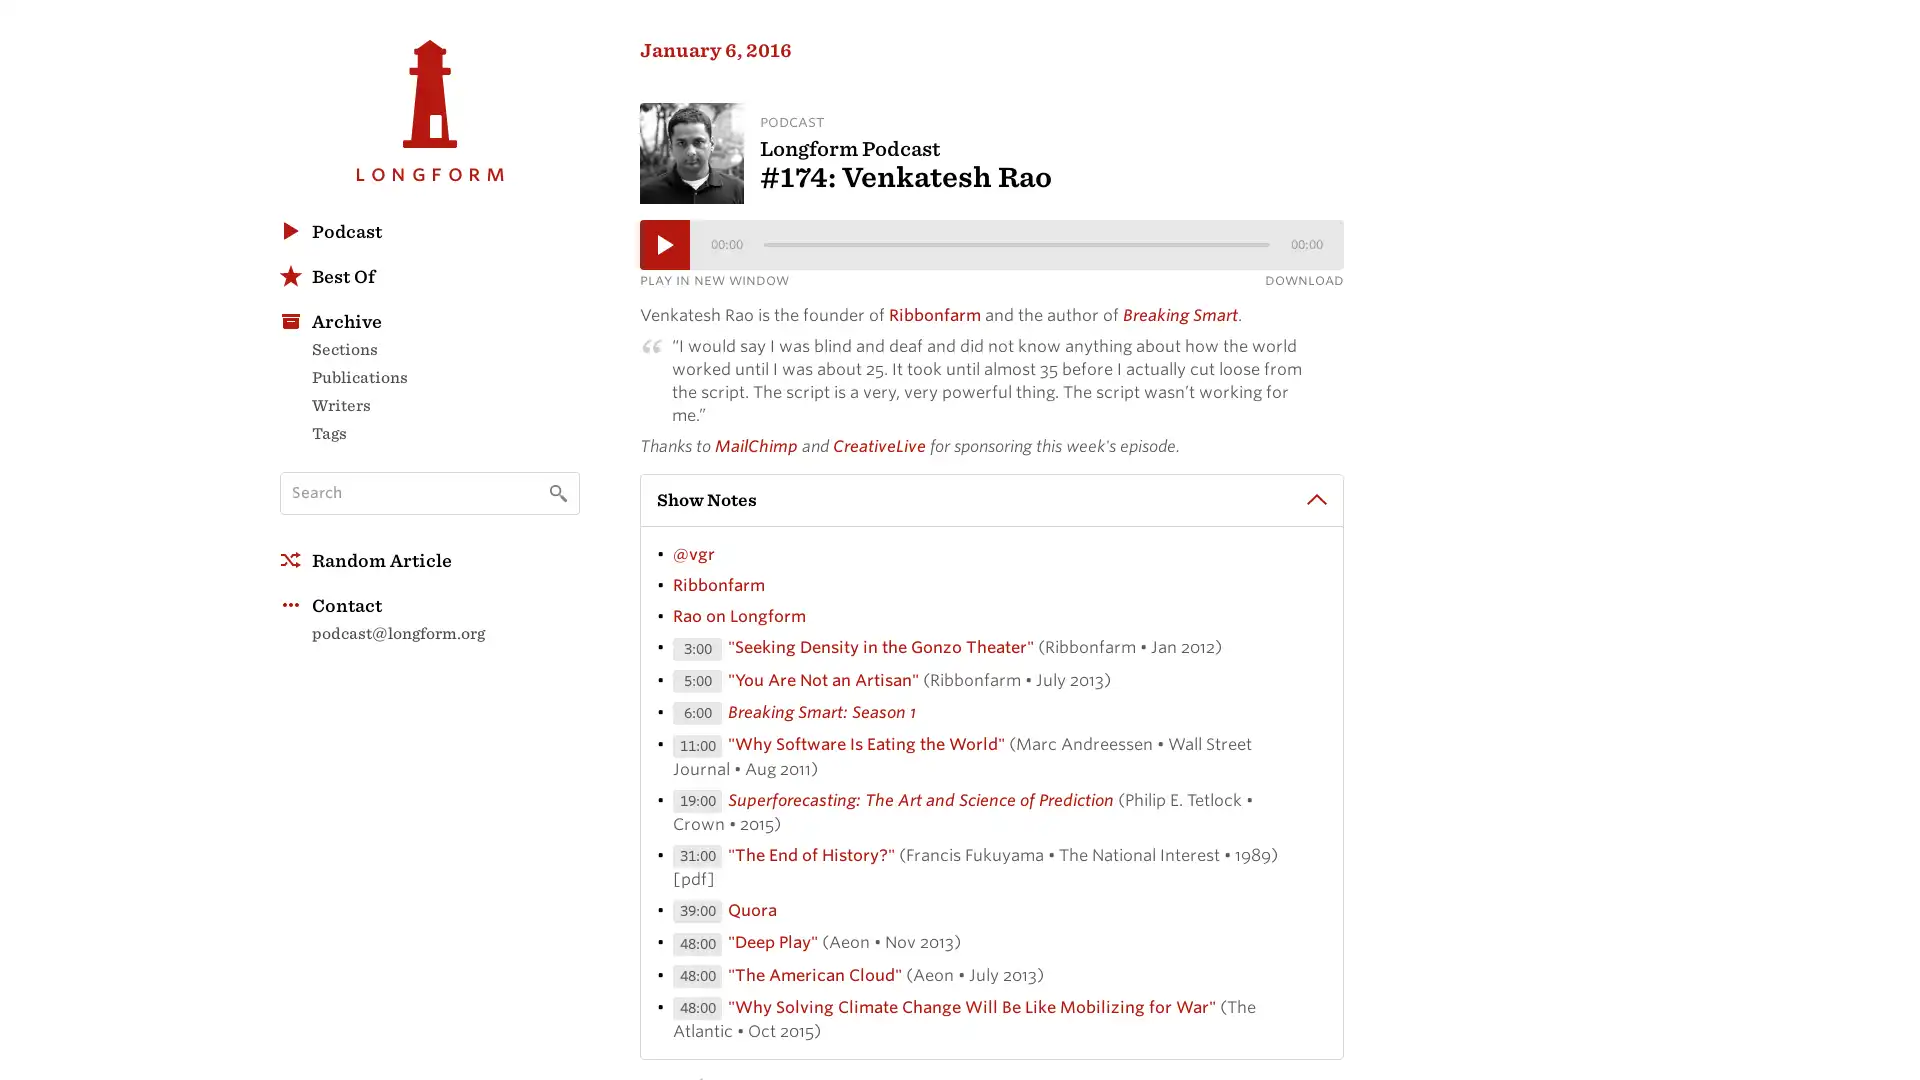 This screenshot has height=1080, width=1920. I want to click on 19:00, so click(697, 803).